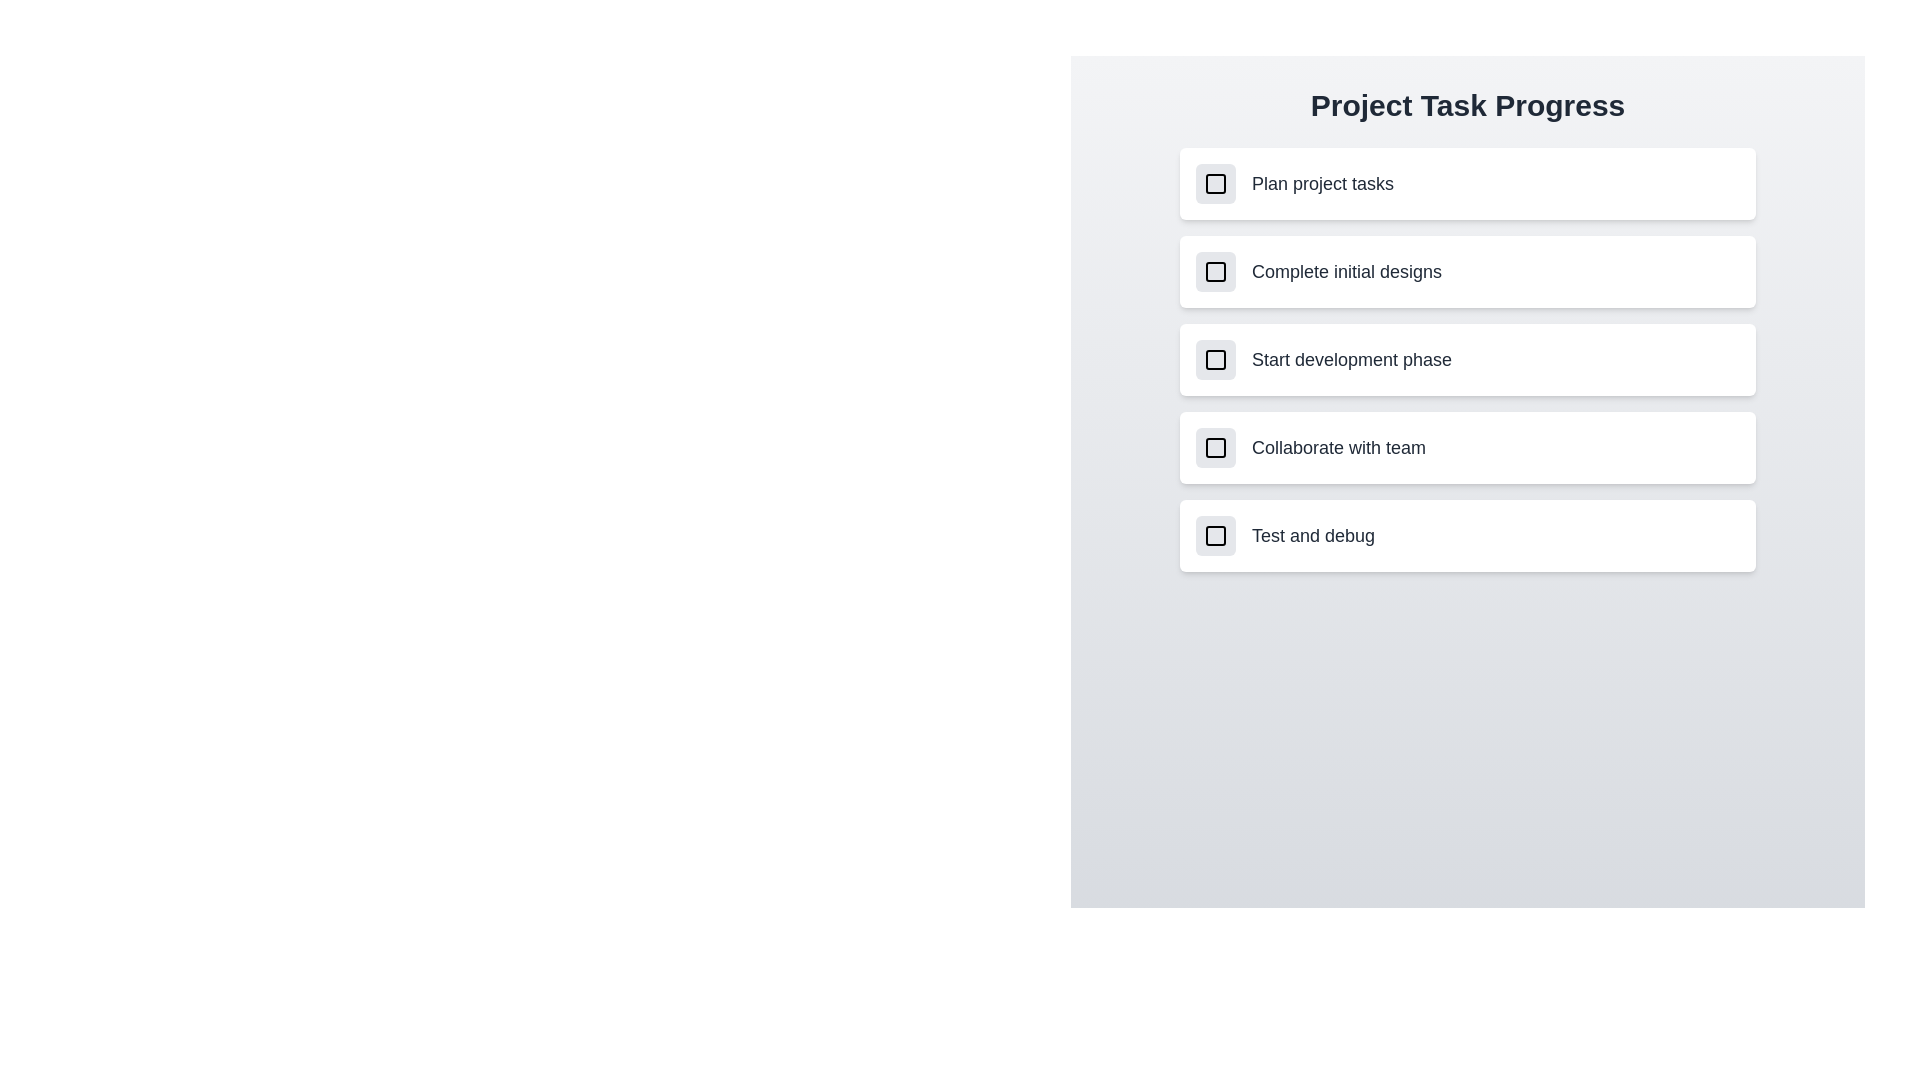 This screenshot has width=1920, height=1080. I want to click on the checkbox corresponding to the task 'Start development phase' to toggle its completion status, so click(1214, 358).